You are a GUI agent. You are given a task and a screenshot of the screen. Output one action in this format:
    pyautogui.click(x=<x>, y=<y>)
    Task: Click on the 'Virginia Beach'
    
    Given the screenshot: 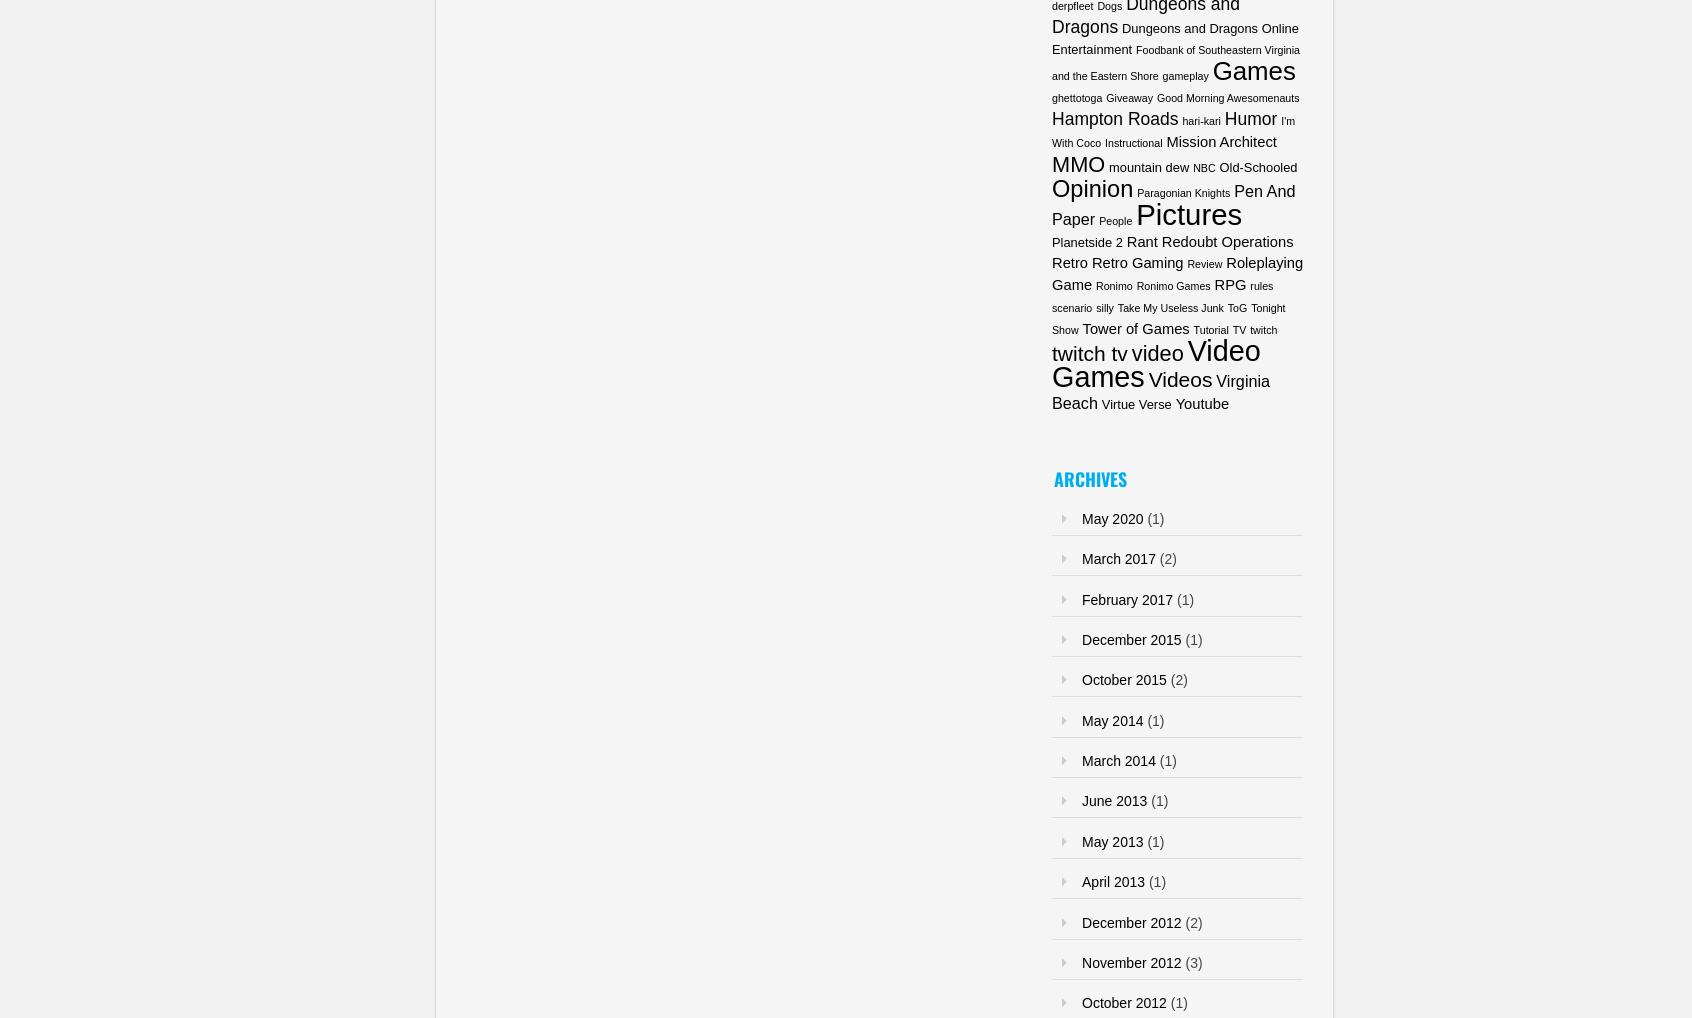 What is the action you would take?
    pyautogui.click(x=1160, y=391)
    